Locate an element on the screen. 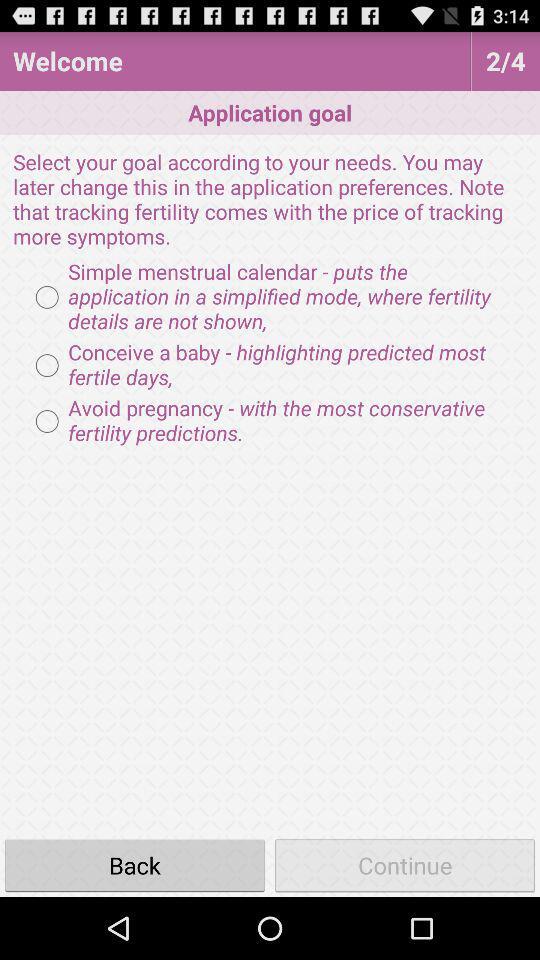 Image resolution: width=540 pixels, height=960 pixels. the icon below select your goal icon is located at coordinates (270, 296).